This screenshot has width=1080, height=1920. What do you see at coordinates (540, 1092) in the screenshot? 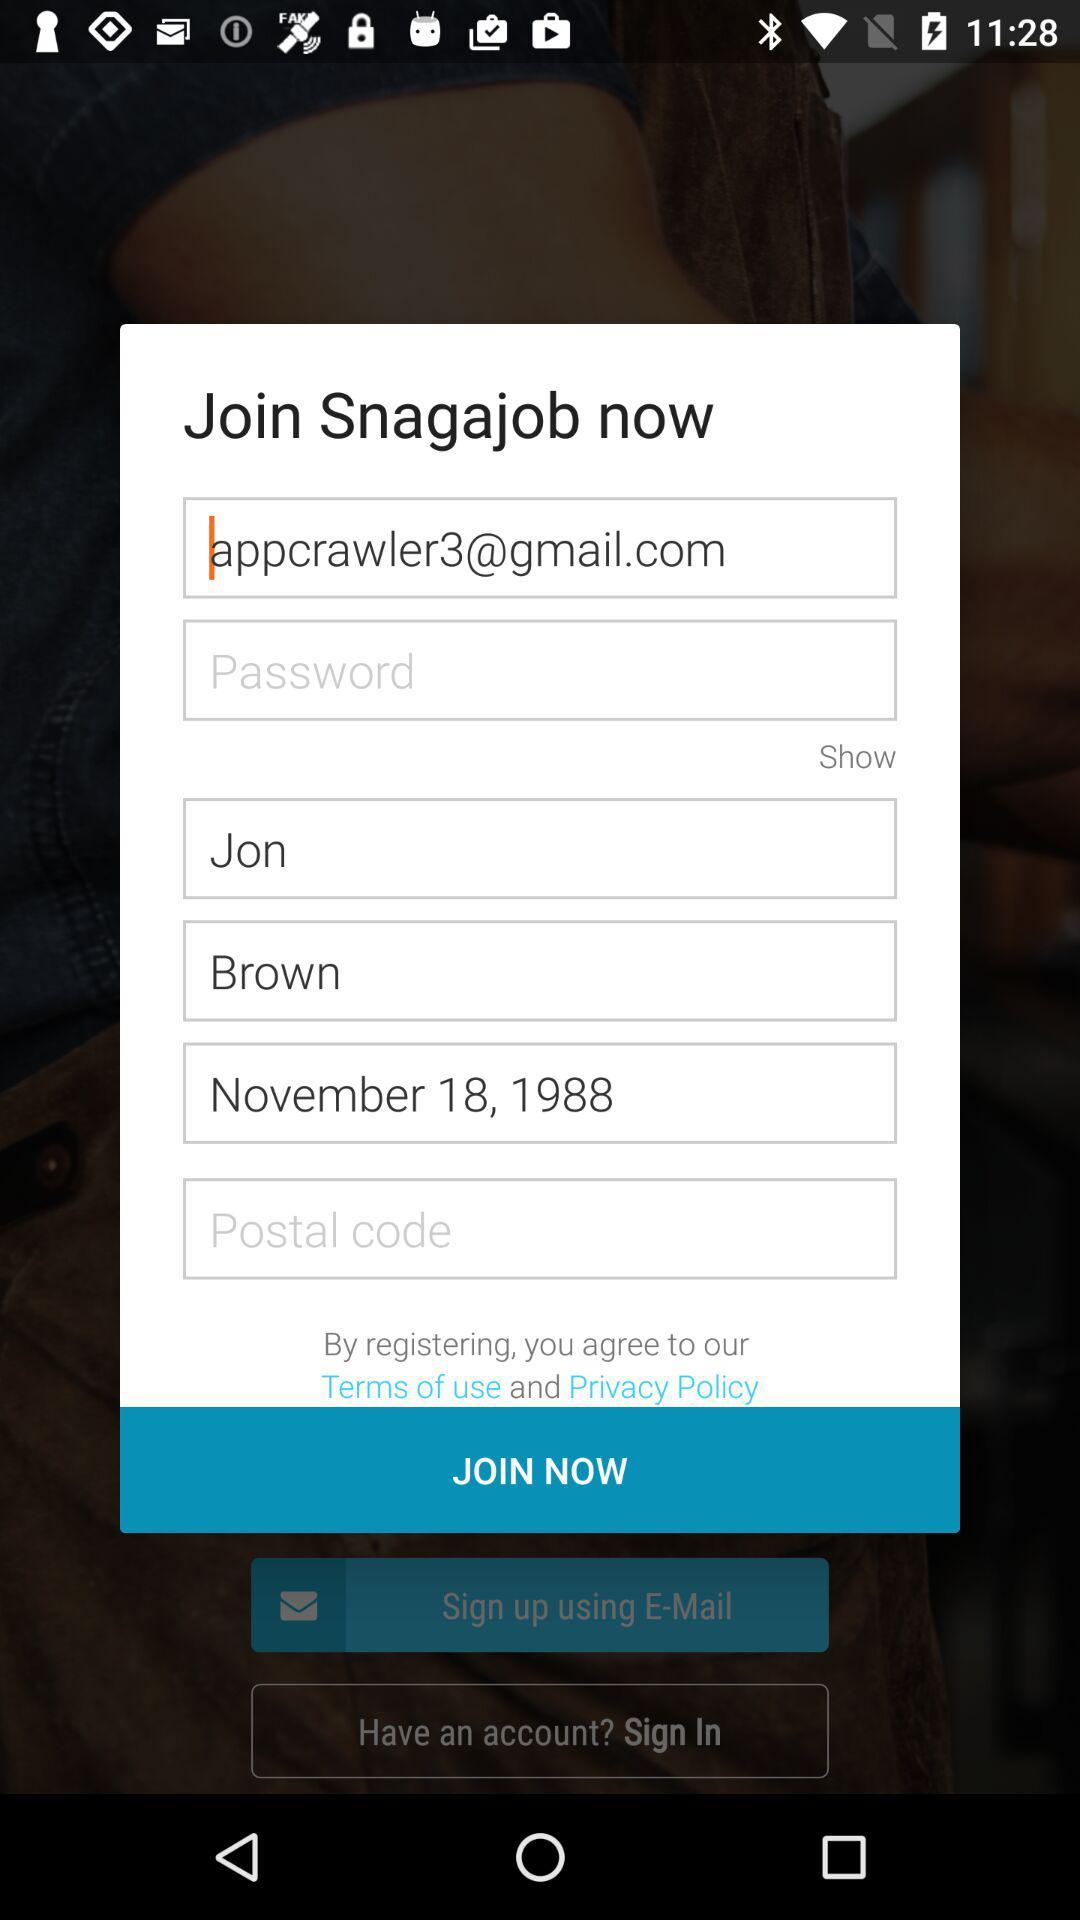
I see `birthdate` at bounding box center [540, 1092].